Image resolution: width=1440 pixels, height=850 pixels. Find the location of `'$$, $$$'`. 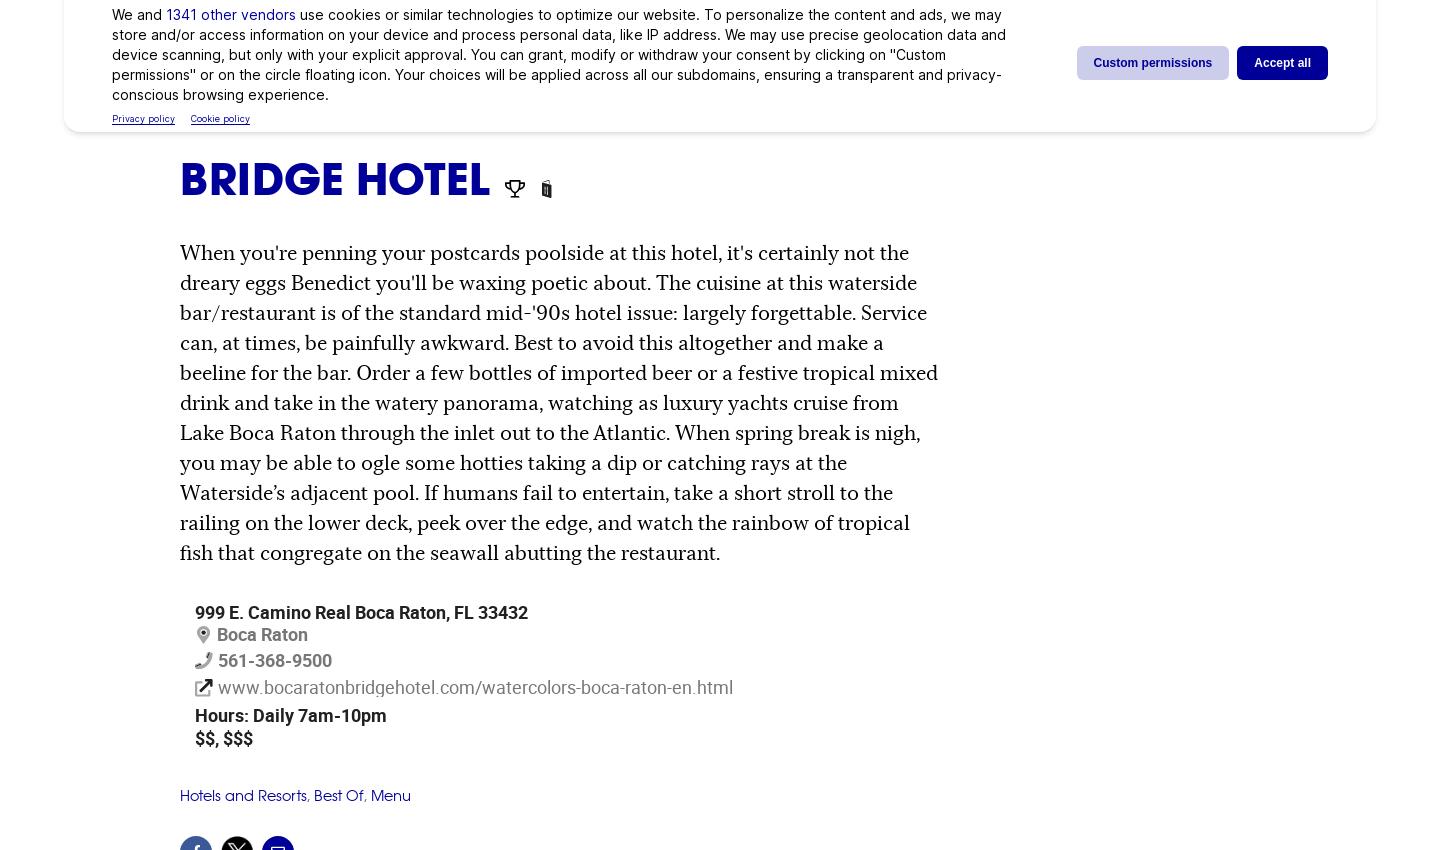

'$$, $$$' is located at coordinates (224, 737).